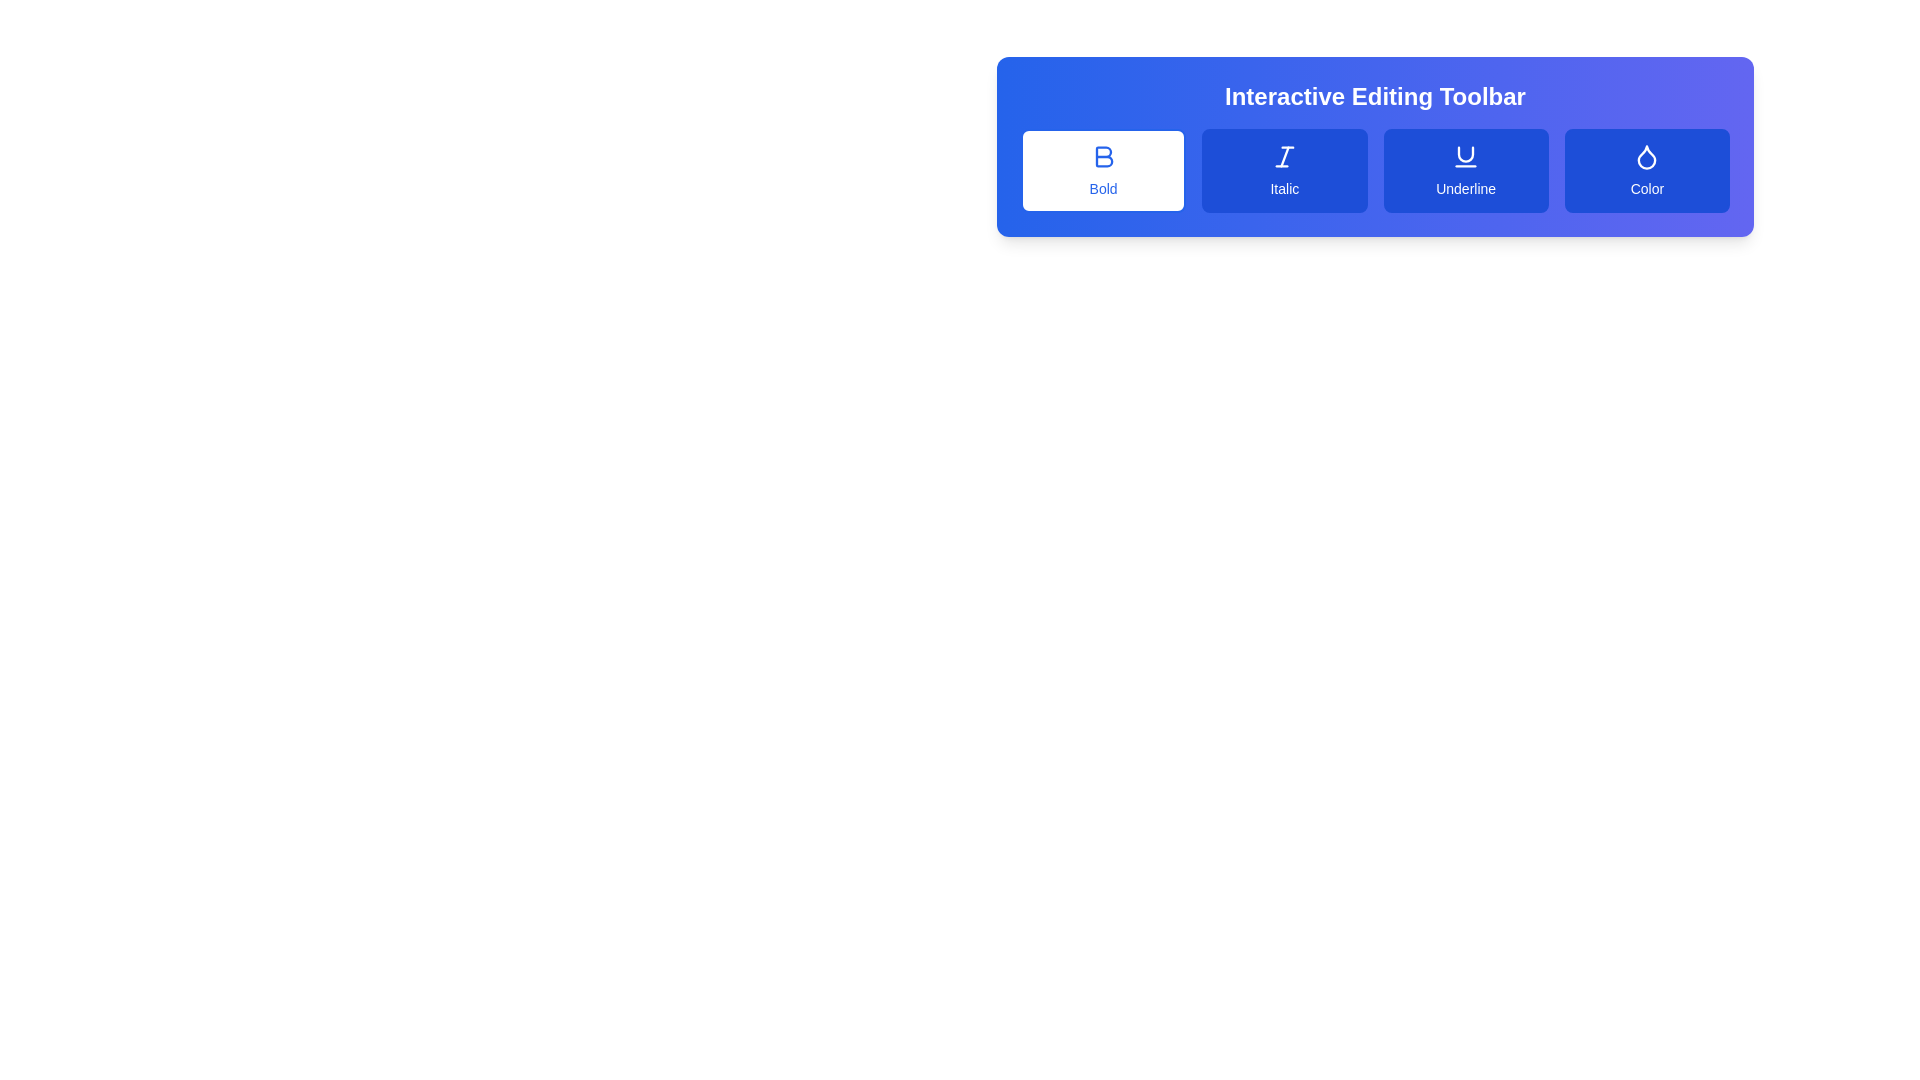 The width and height of the screenshot is (1920, 1080). Describe the element at coordinates (1466, 189) in the screenshot. I see `the 'Underline' label text, which is styled with a small font size, capitalized letters, and centrally aligned within a button with a blue background, located third from the left in a horizontal toolbar` at that location.